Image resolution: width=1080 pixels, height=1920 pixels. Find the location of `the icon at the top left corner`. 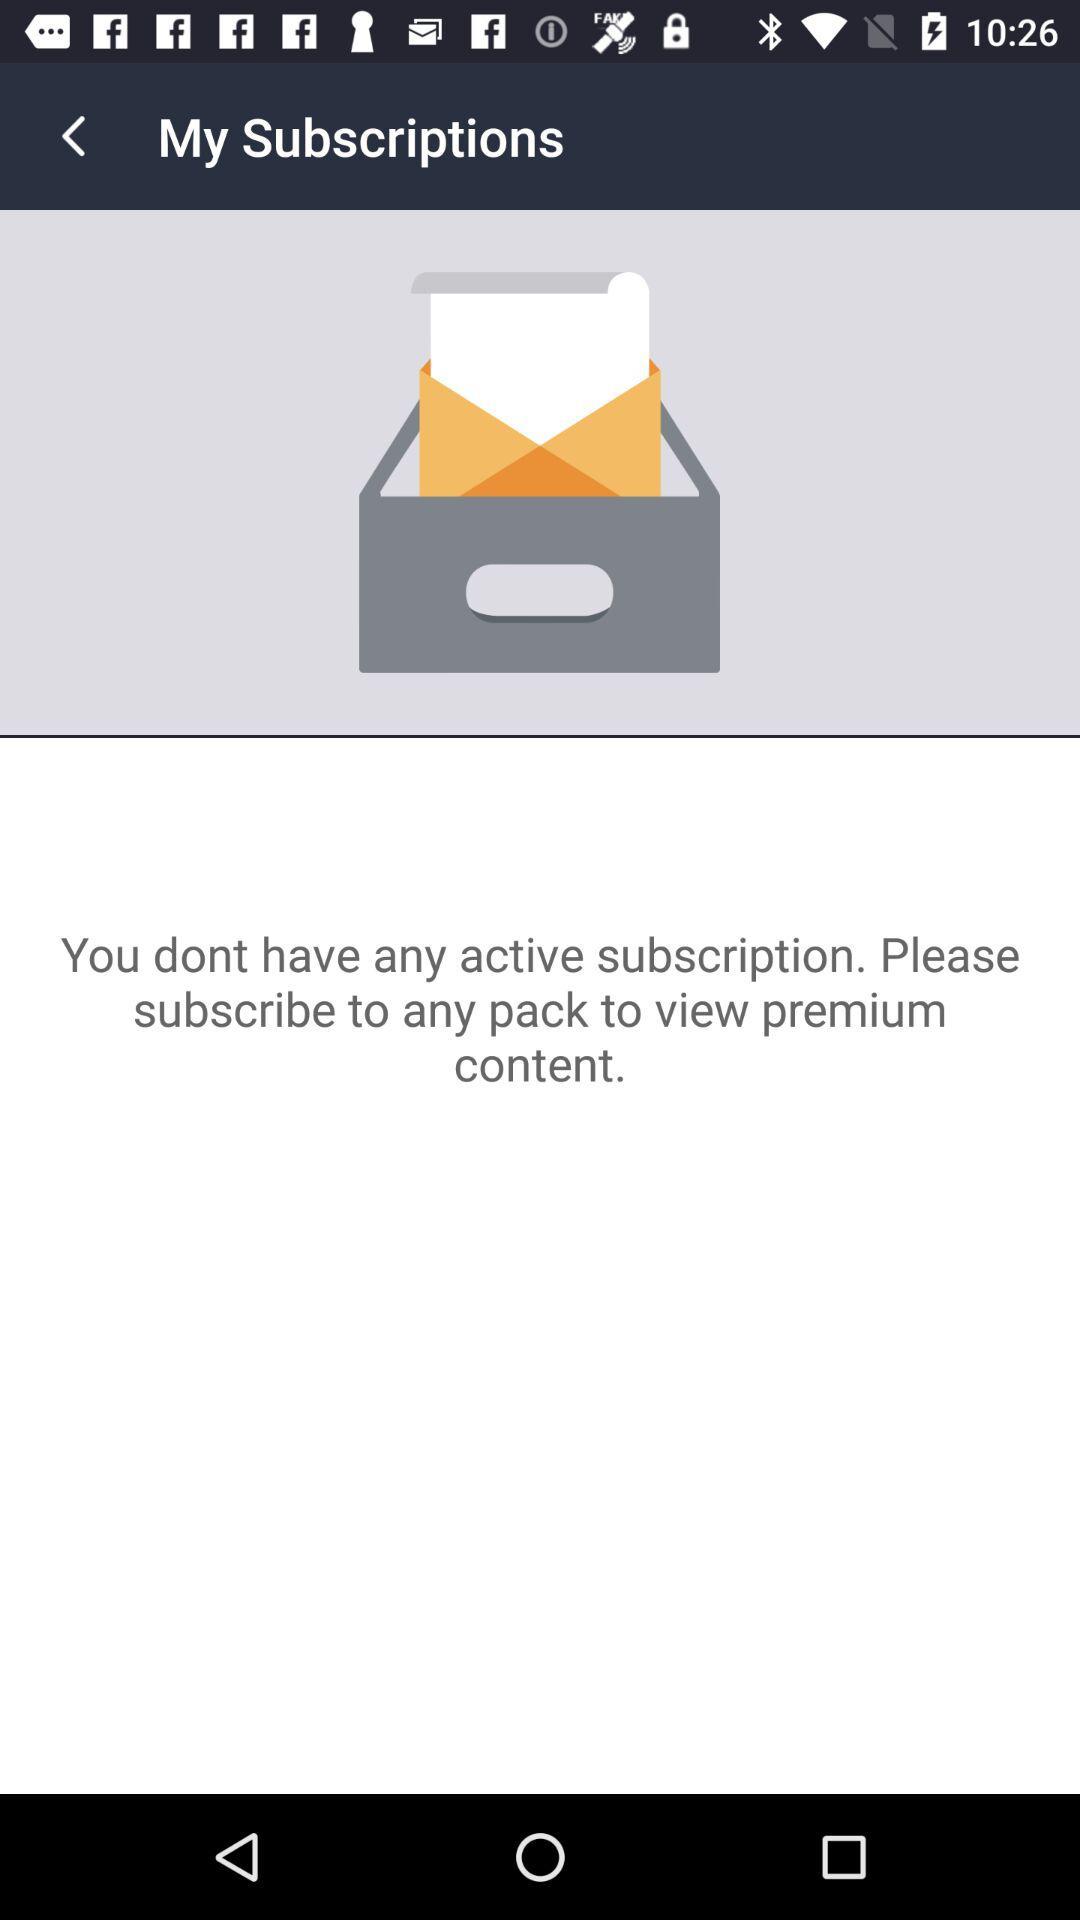

the icon at the top left corner is located at coordinates (72, 135).